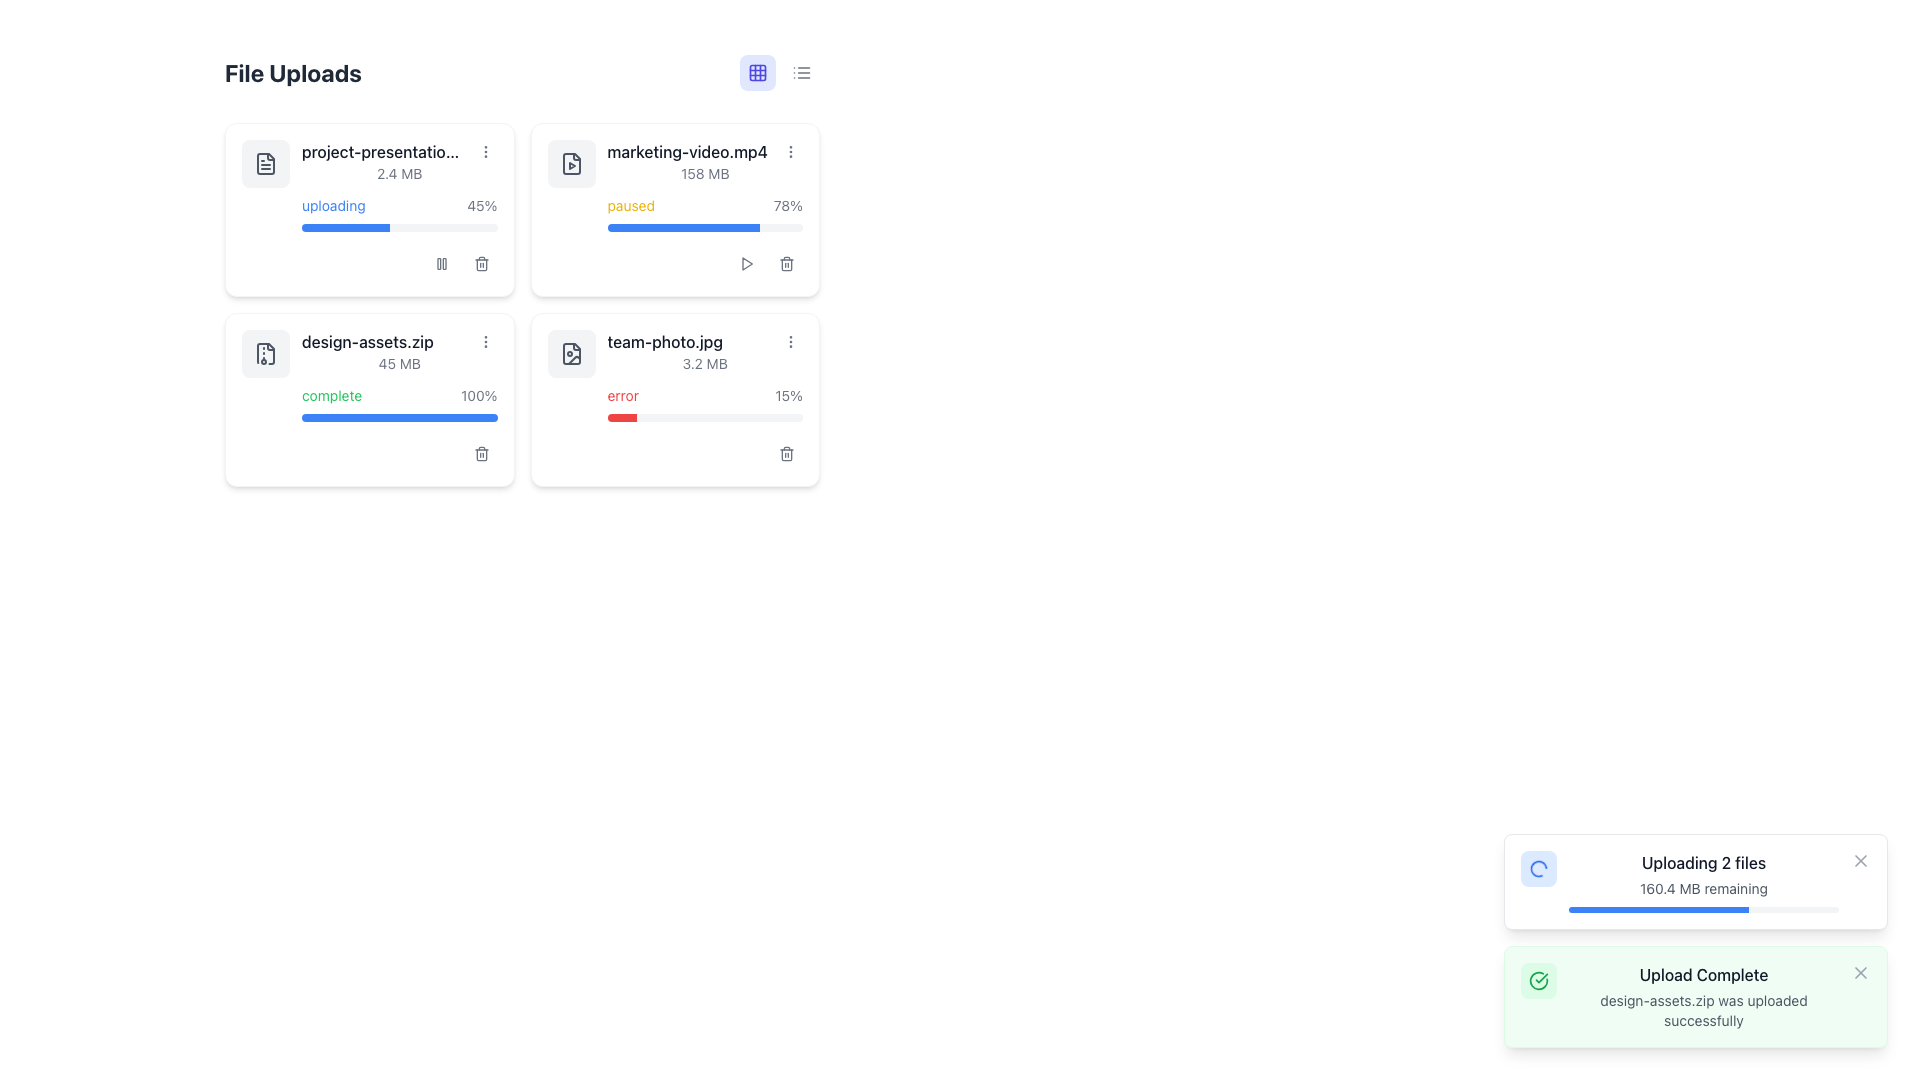 This screenshot has height=1080, width=1920. What do you see at coordinates (1703, 881) in the screenshot?
I see `the progress bar located in the informative area of the upload status notification, which displays the file upload progress and remaining data size` at bounding box center [1703, 881].